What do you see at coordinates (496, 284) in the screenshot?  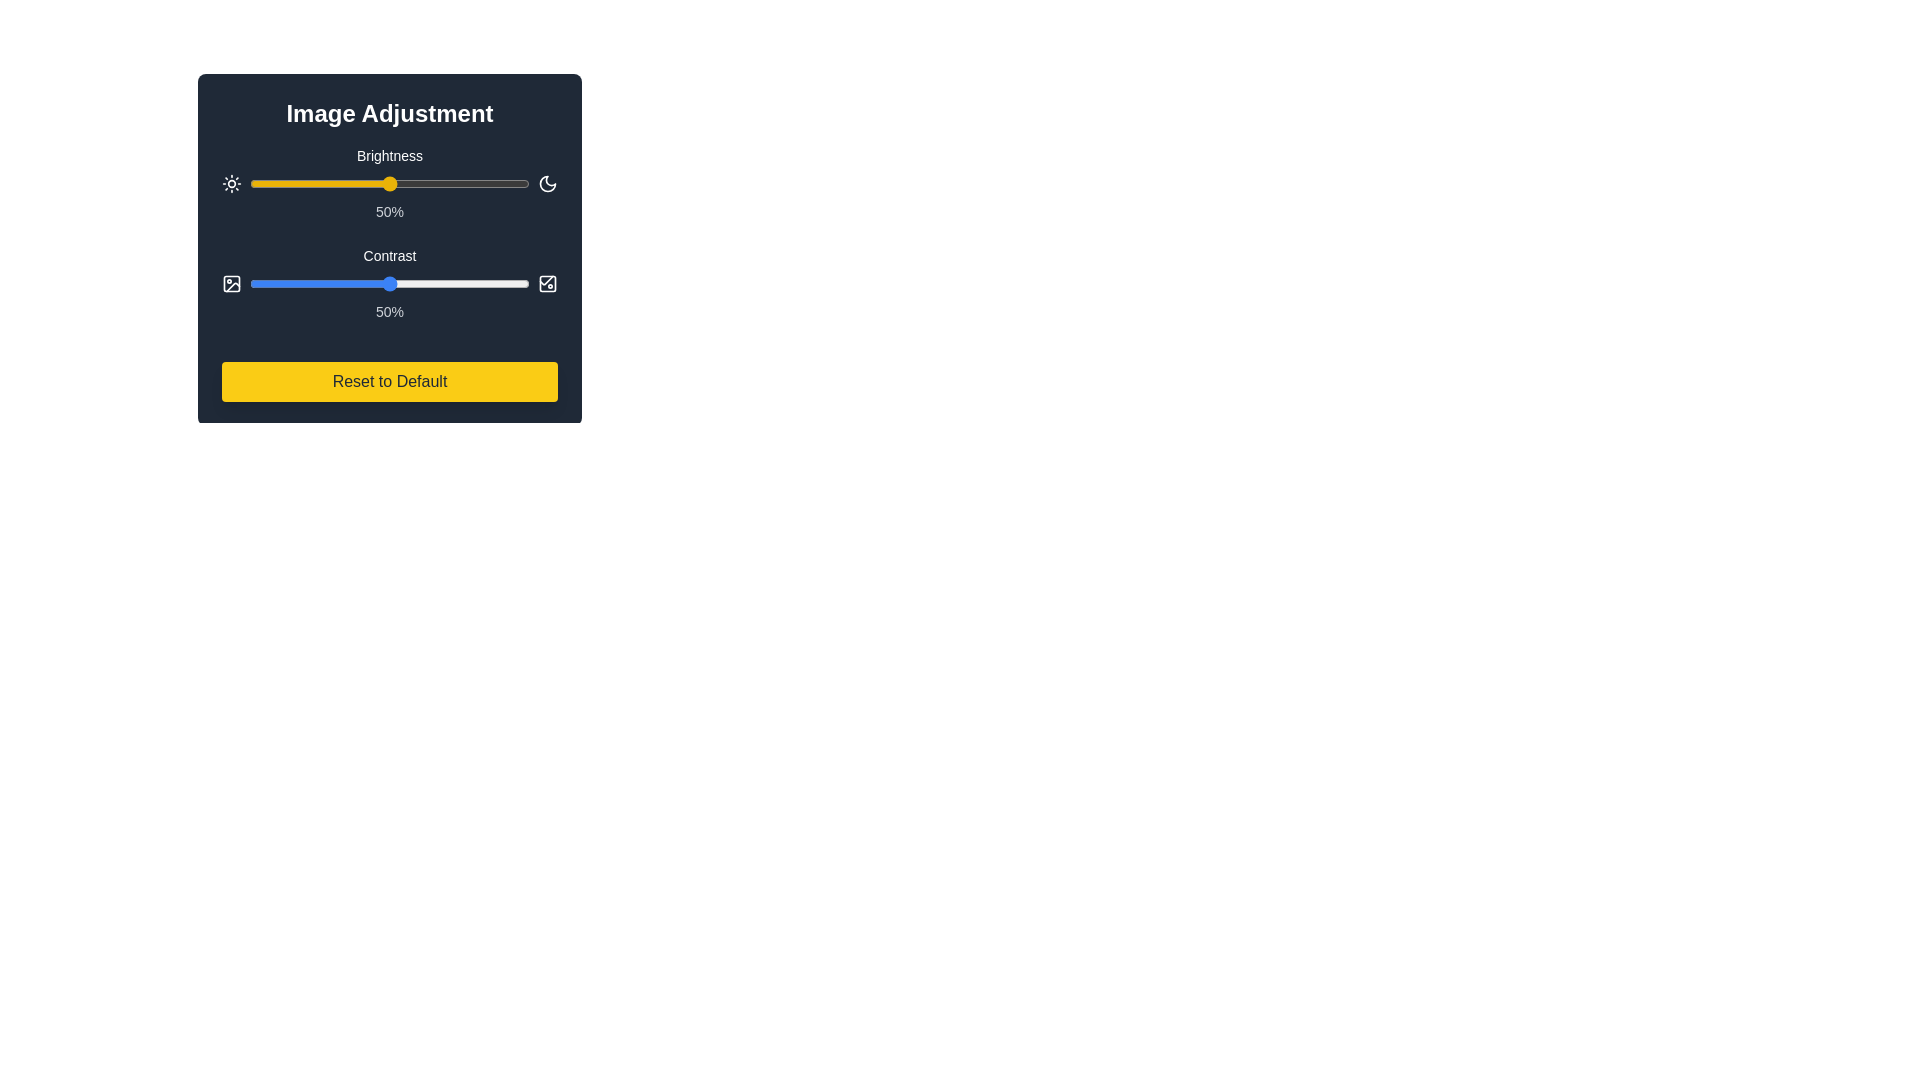 I see `the contrast level` at bounding box center [496, 284].